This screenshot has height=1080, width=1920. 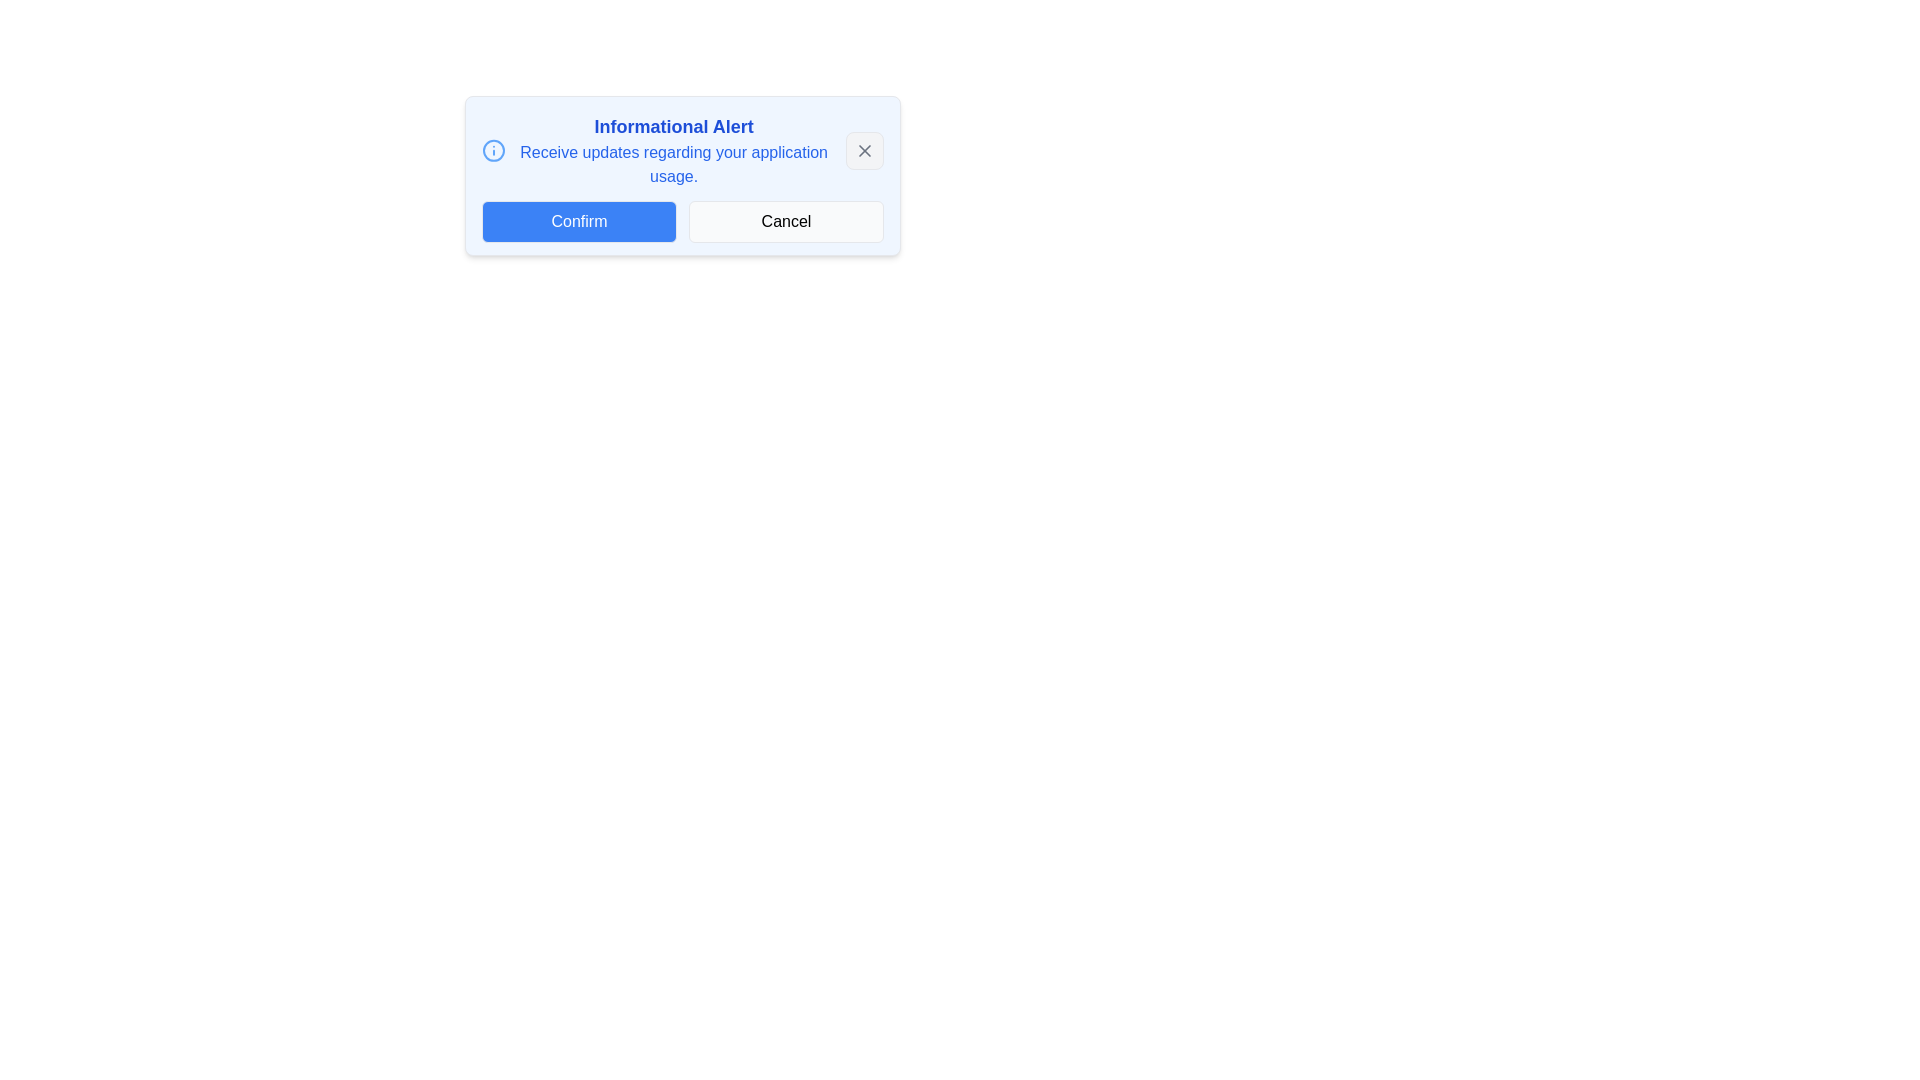 What do you see at coordinates (864, 149) in the screenshot?
I see `the close button located in the top-right corner of the informational alert dialog box` at bounding box center [864, 149].